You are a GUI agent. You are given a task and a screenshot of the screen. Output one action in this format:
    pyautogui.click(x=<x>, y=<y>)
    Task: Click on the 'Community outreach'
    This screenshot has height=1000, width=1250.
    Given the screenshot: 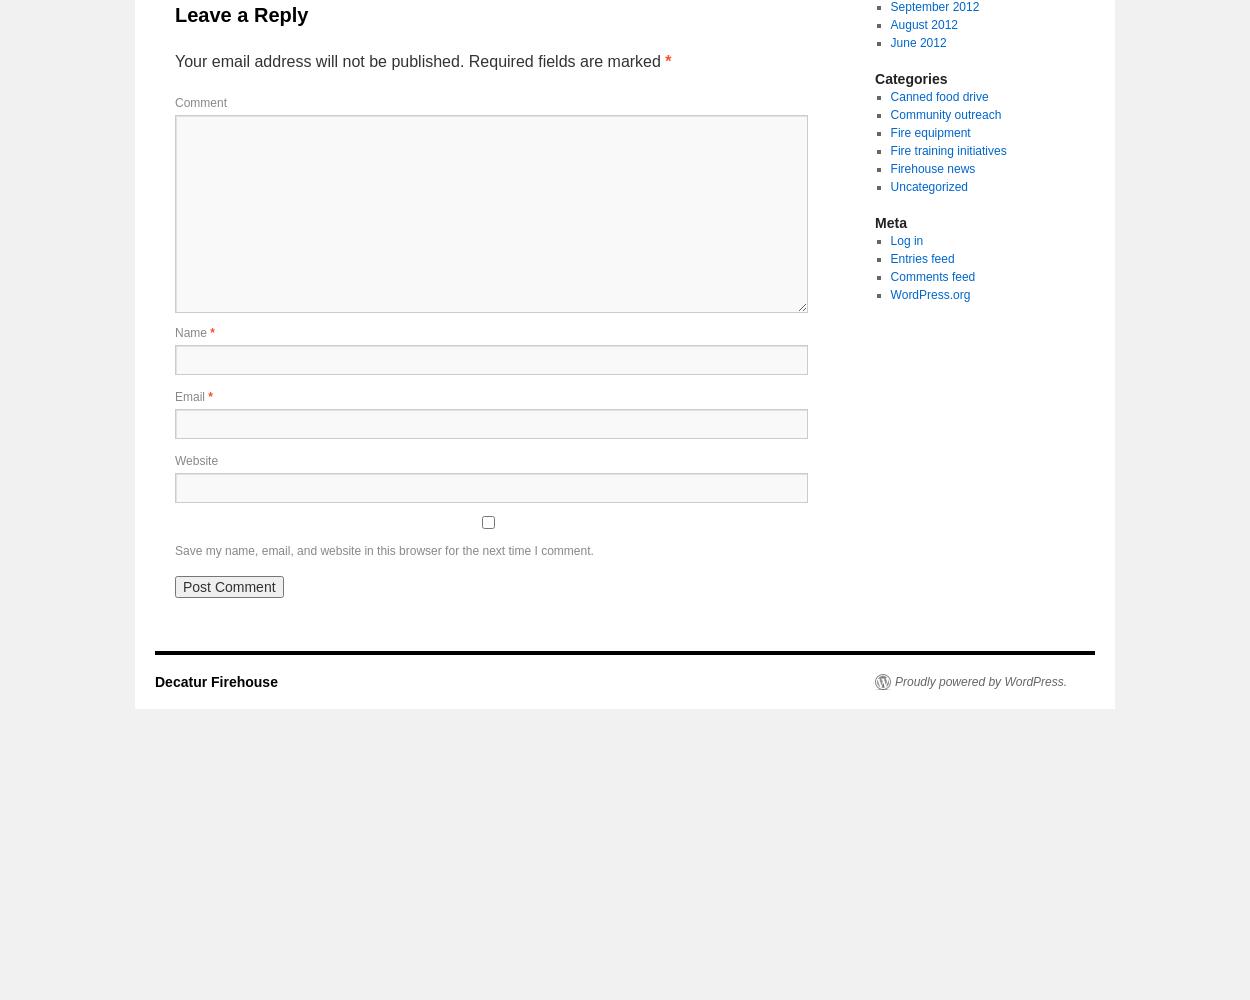 What is the action you would take?
    pyautogui.click(x=890, y=114)
    